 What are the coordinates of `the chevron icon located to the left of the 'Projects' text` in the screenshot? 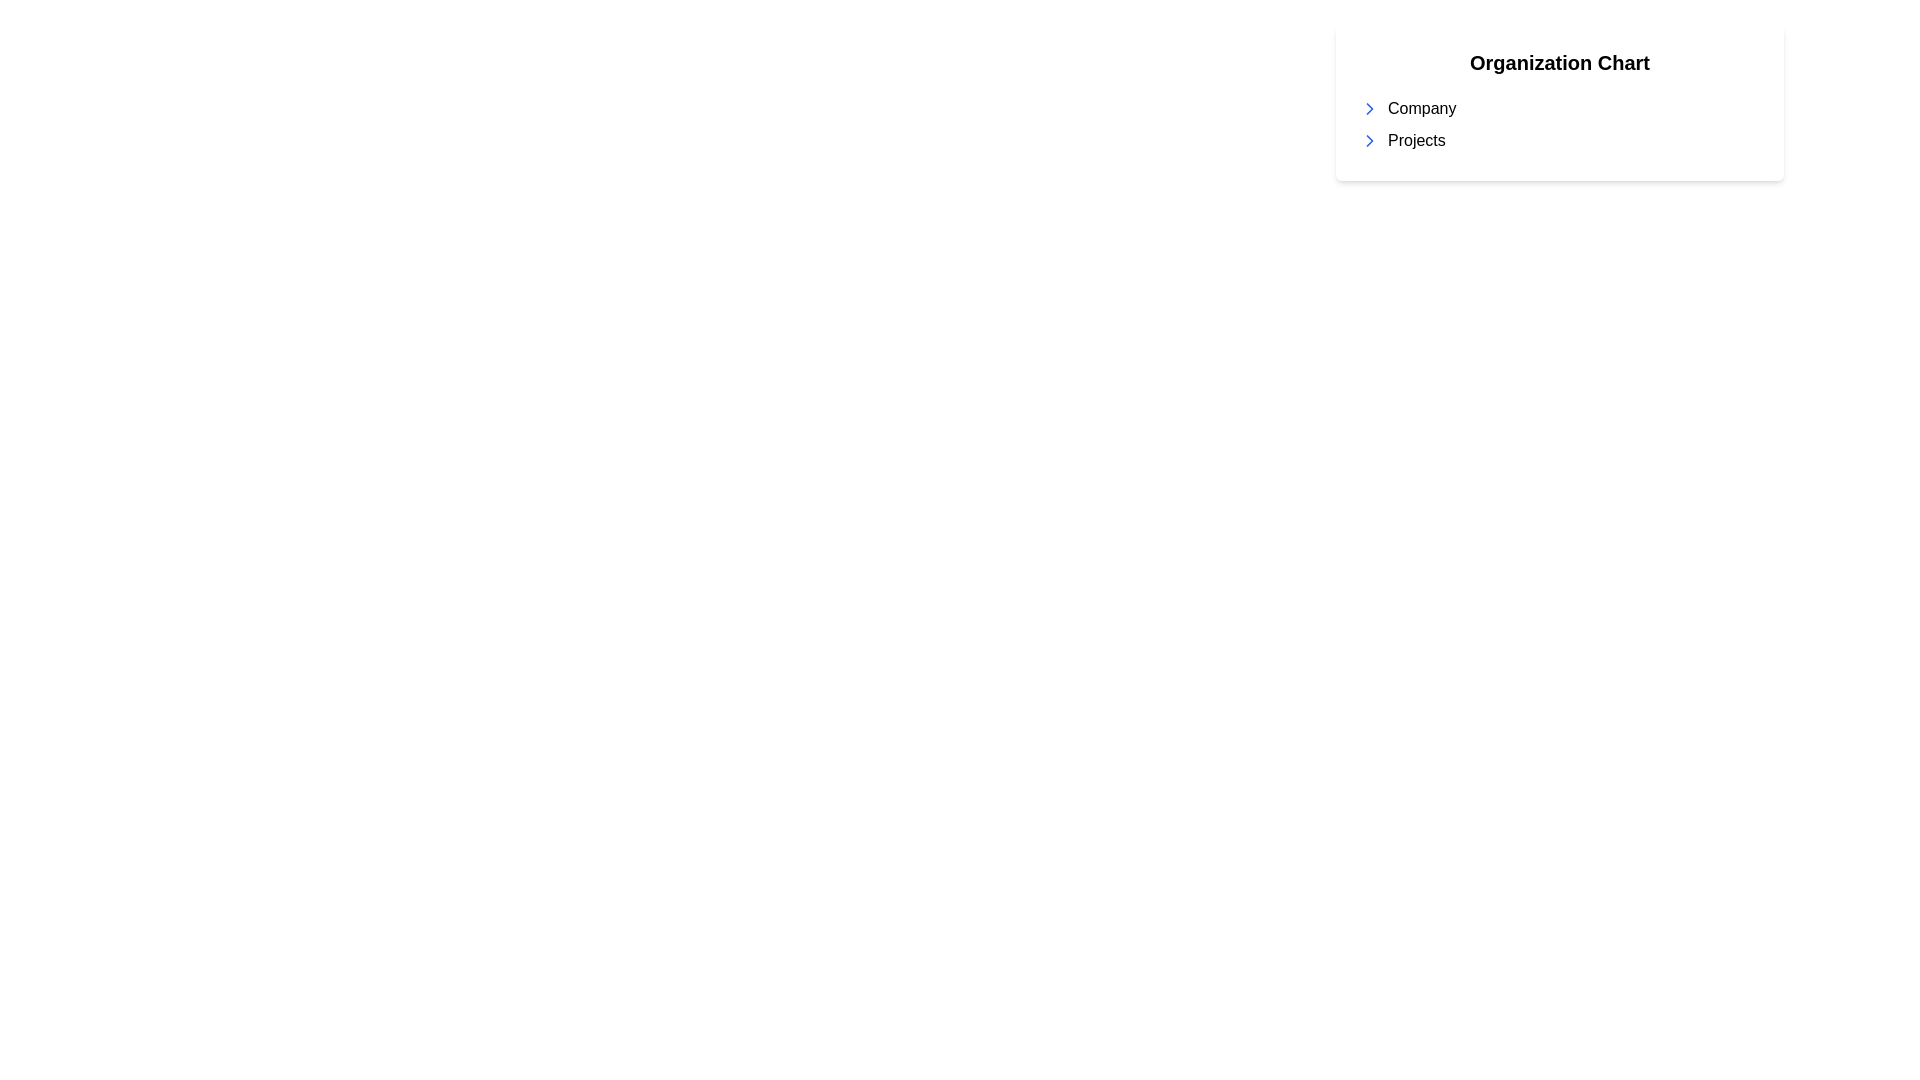 It's located at (1368, 108).